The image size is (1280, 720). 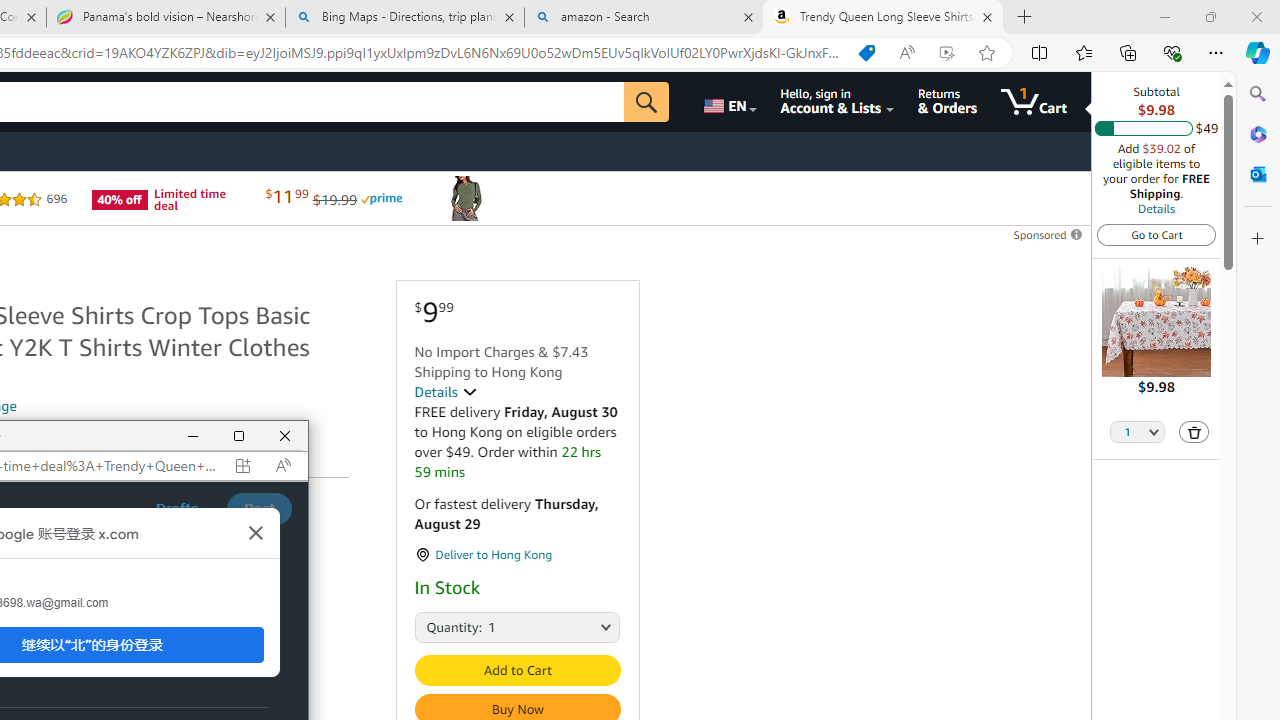 What do you see at coordinates (517, 670) in the screenshot?
I see `'Add to Cart'` at bounding box center [517, 670].